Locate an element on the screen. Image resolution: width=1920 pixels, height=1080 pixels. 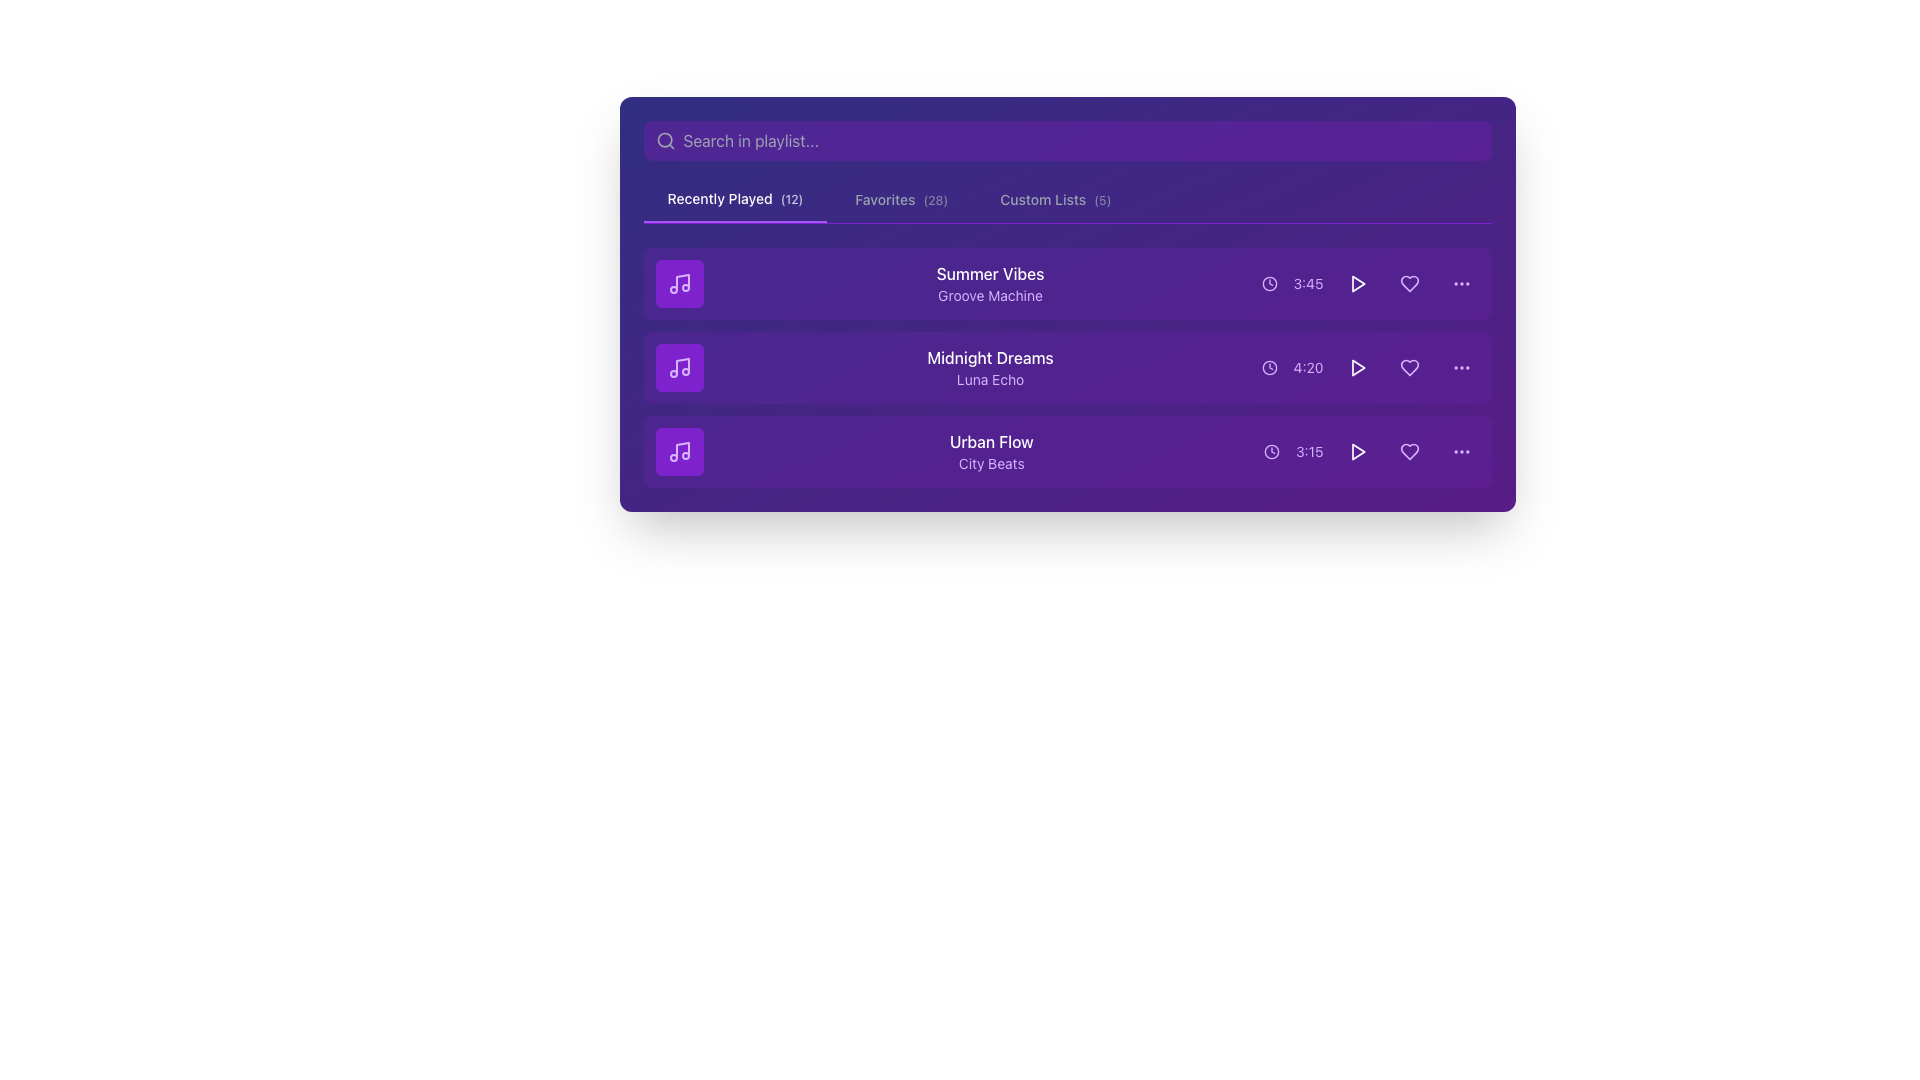
the time element of the second music track entry in the 'Recently Played' section is located at coordinates (1066, 367).